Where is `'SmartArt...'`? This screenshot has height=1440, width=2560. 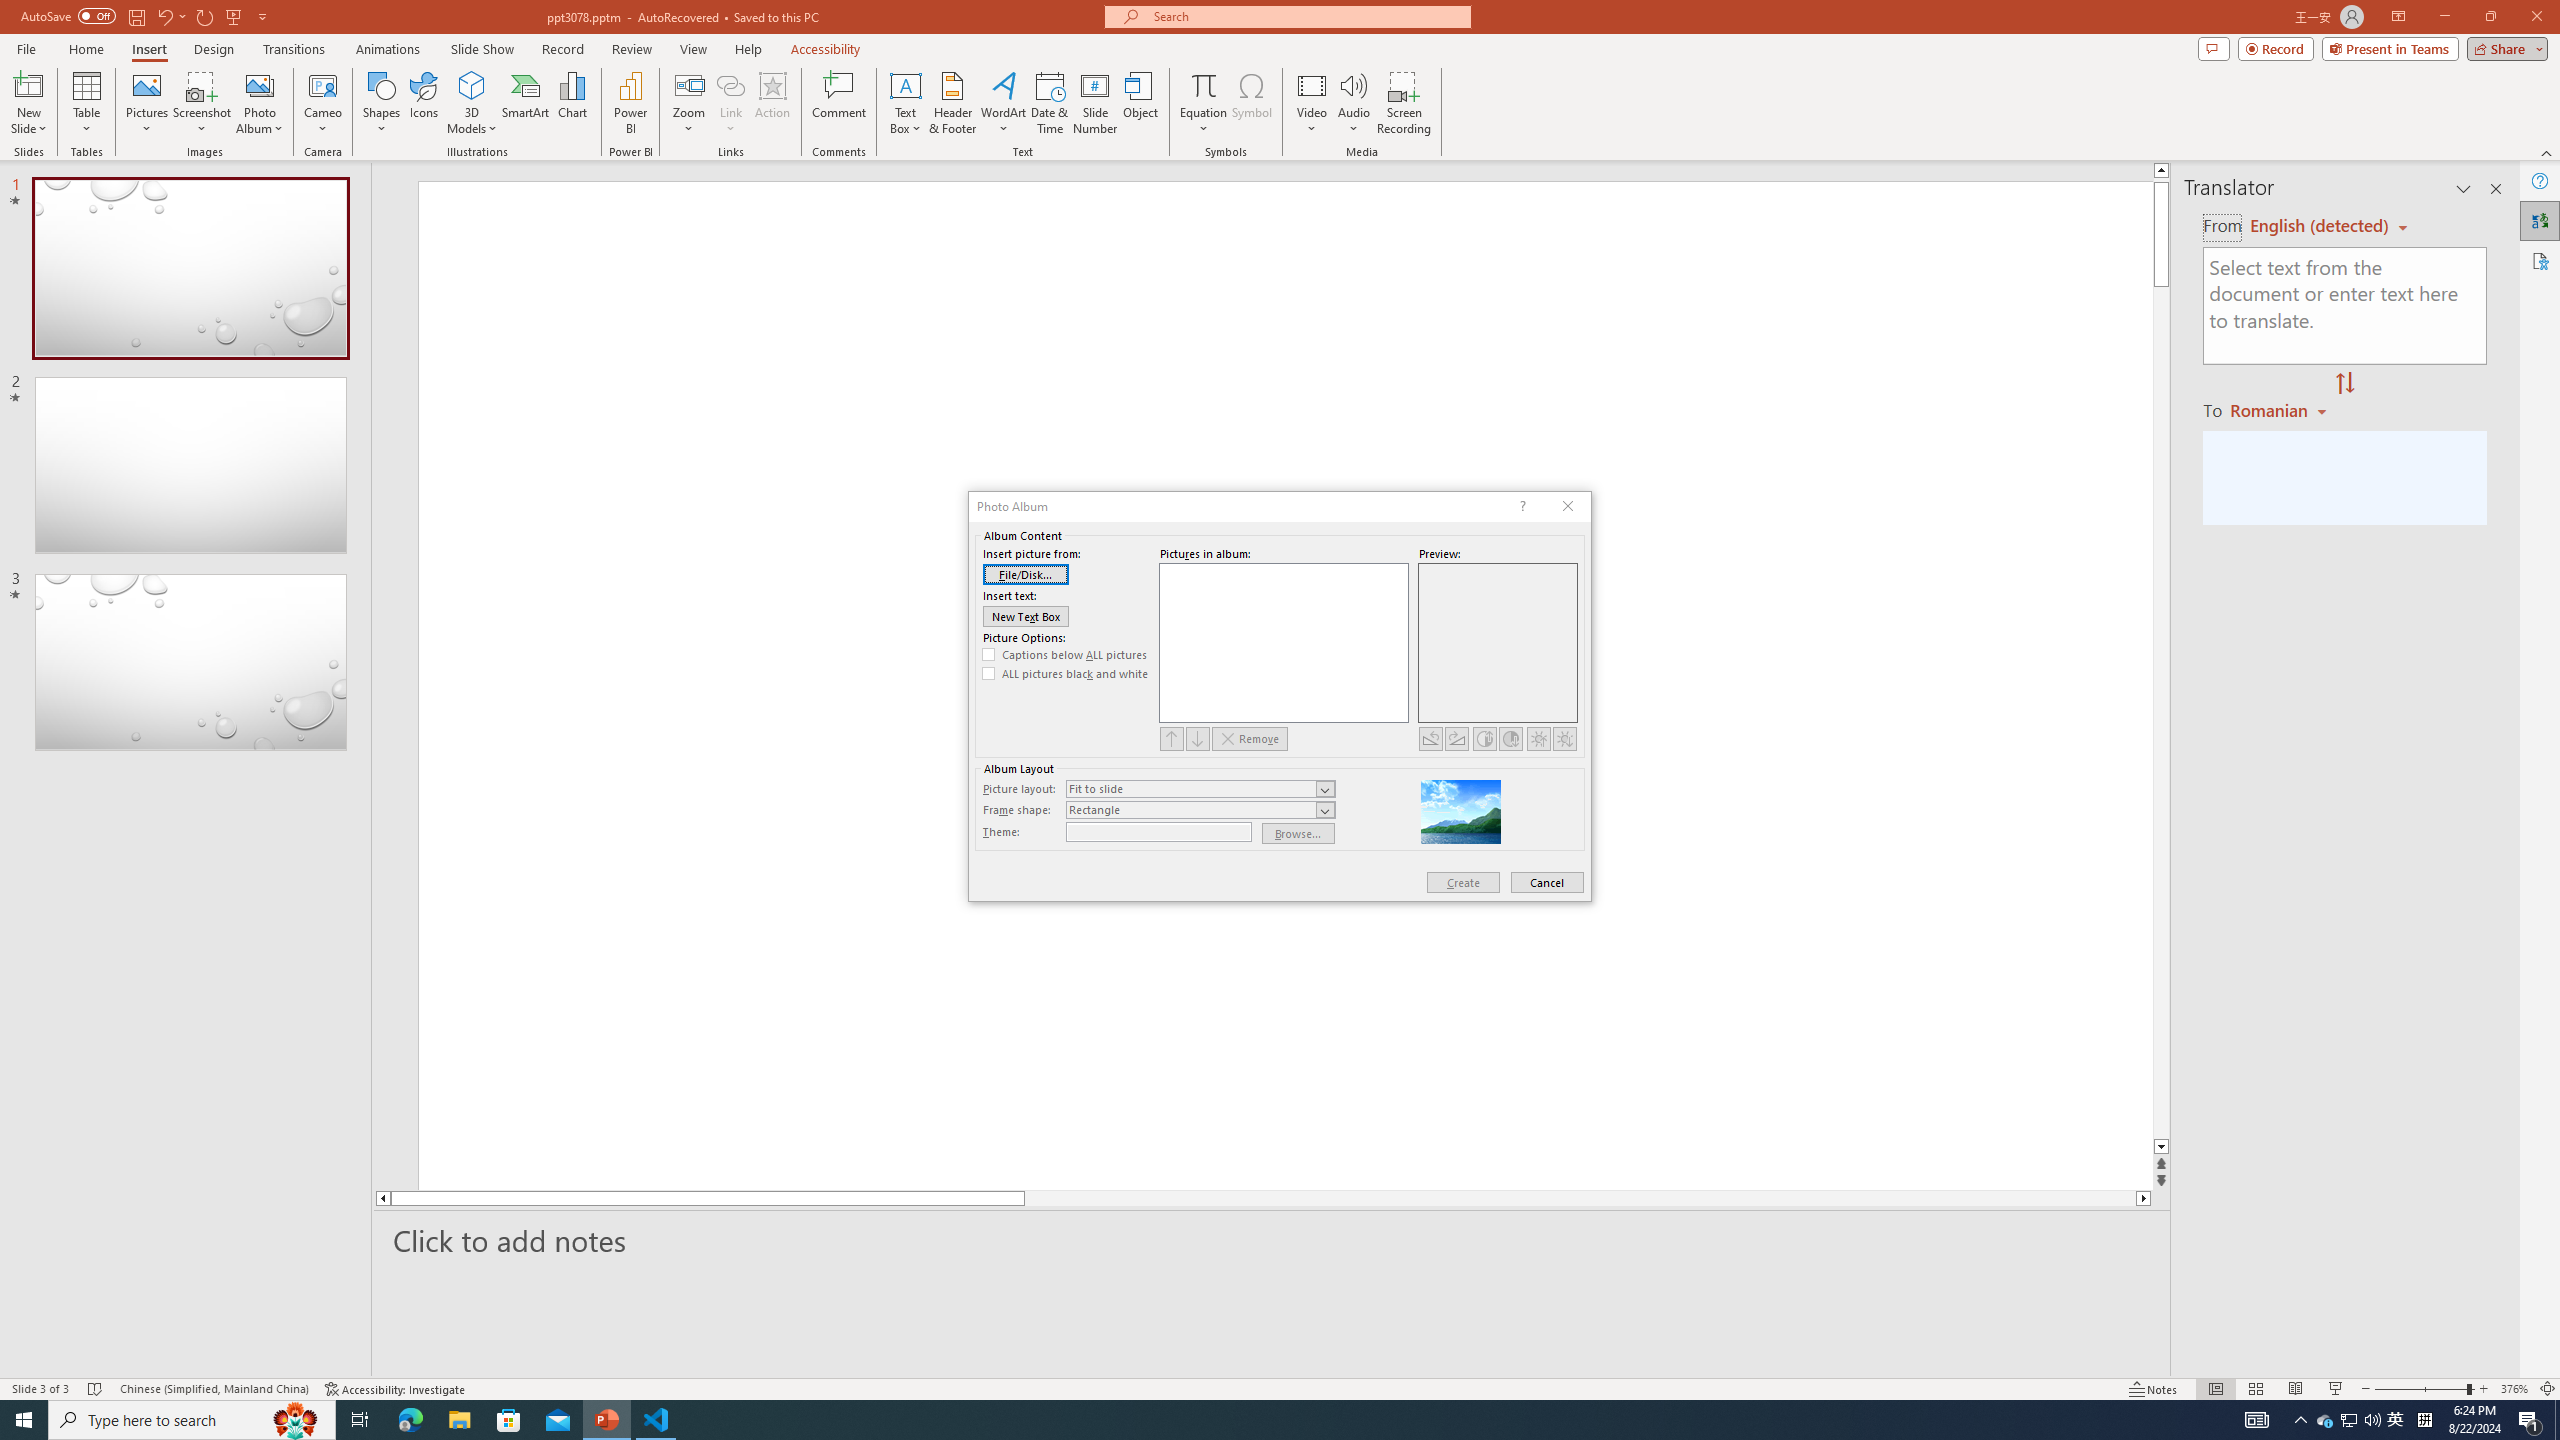
'SmartArt...' is located at coordinates (525, 103).